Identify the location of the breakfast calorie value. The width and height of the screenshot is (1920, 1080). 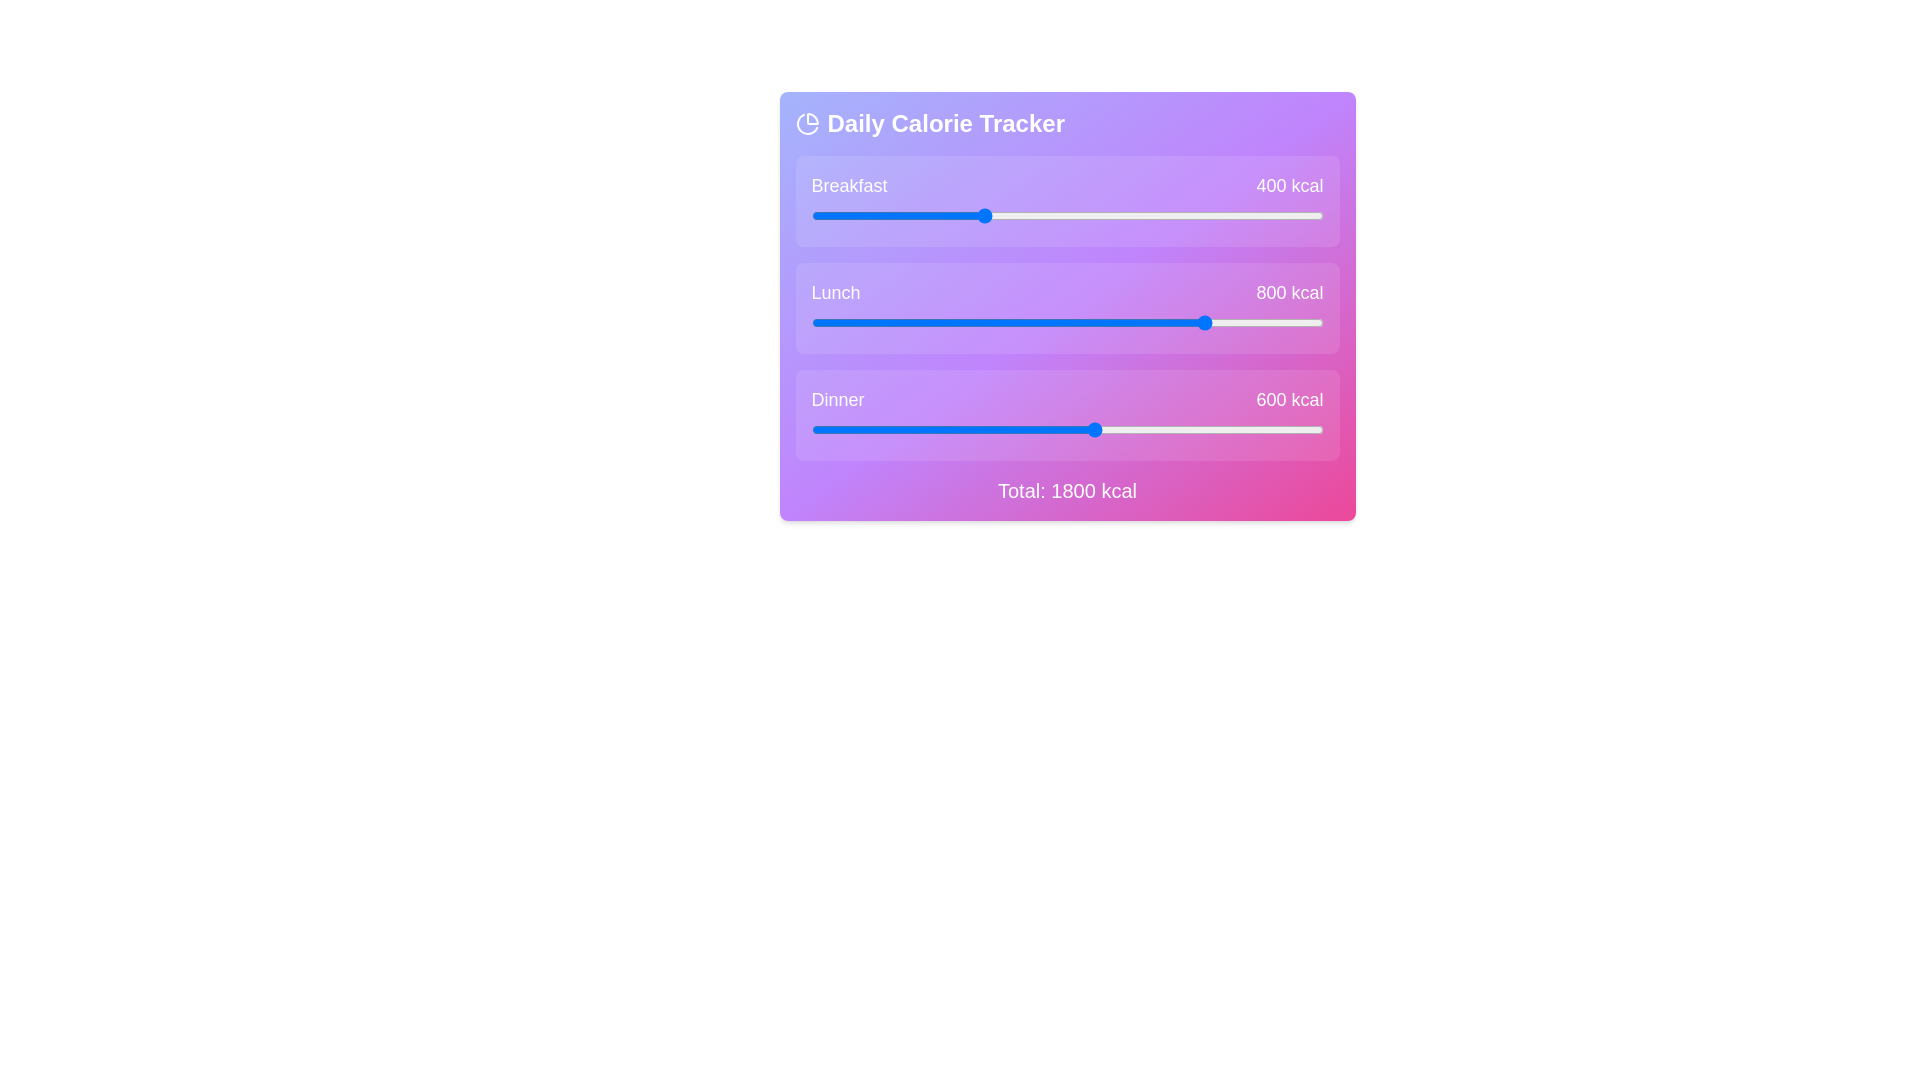
(899, 216).